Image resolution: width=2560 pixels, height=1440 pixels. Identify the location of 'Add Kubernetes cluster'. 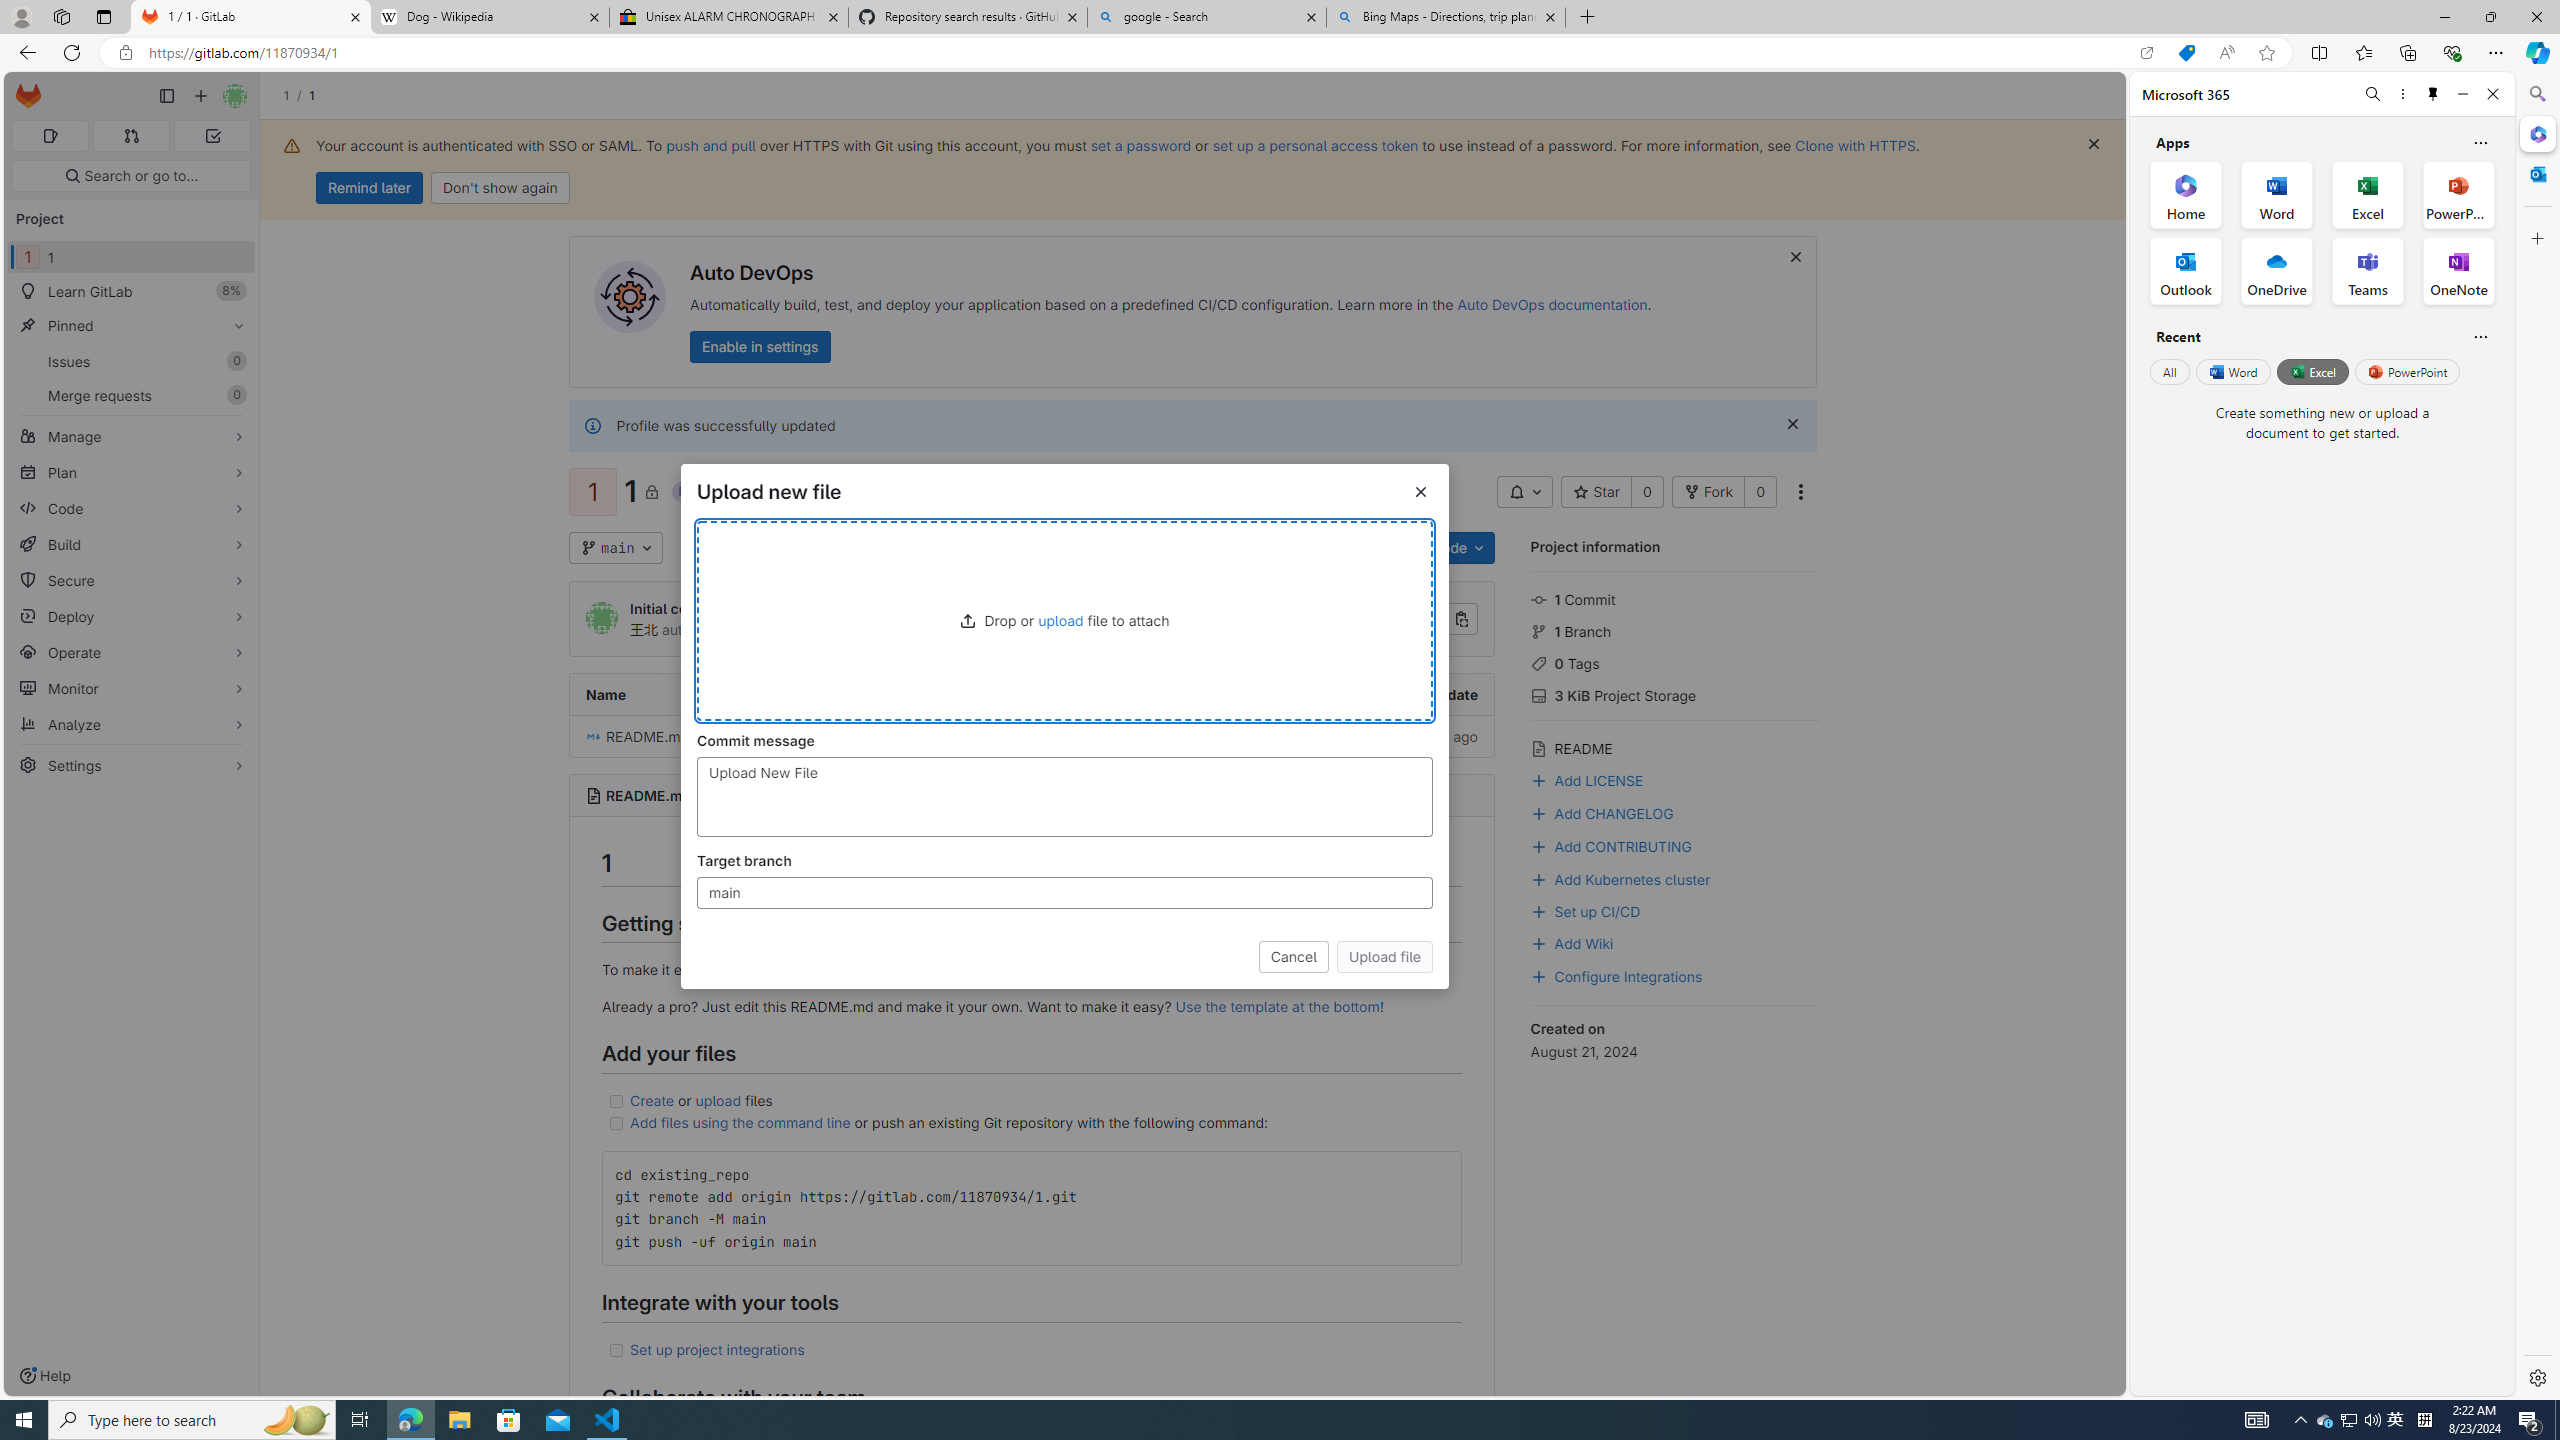
(1619, 877).